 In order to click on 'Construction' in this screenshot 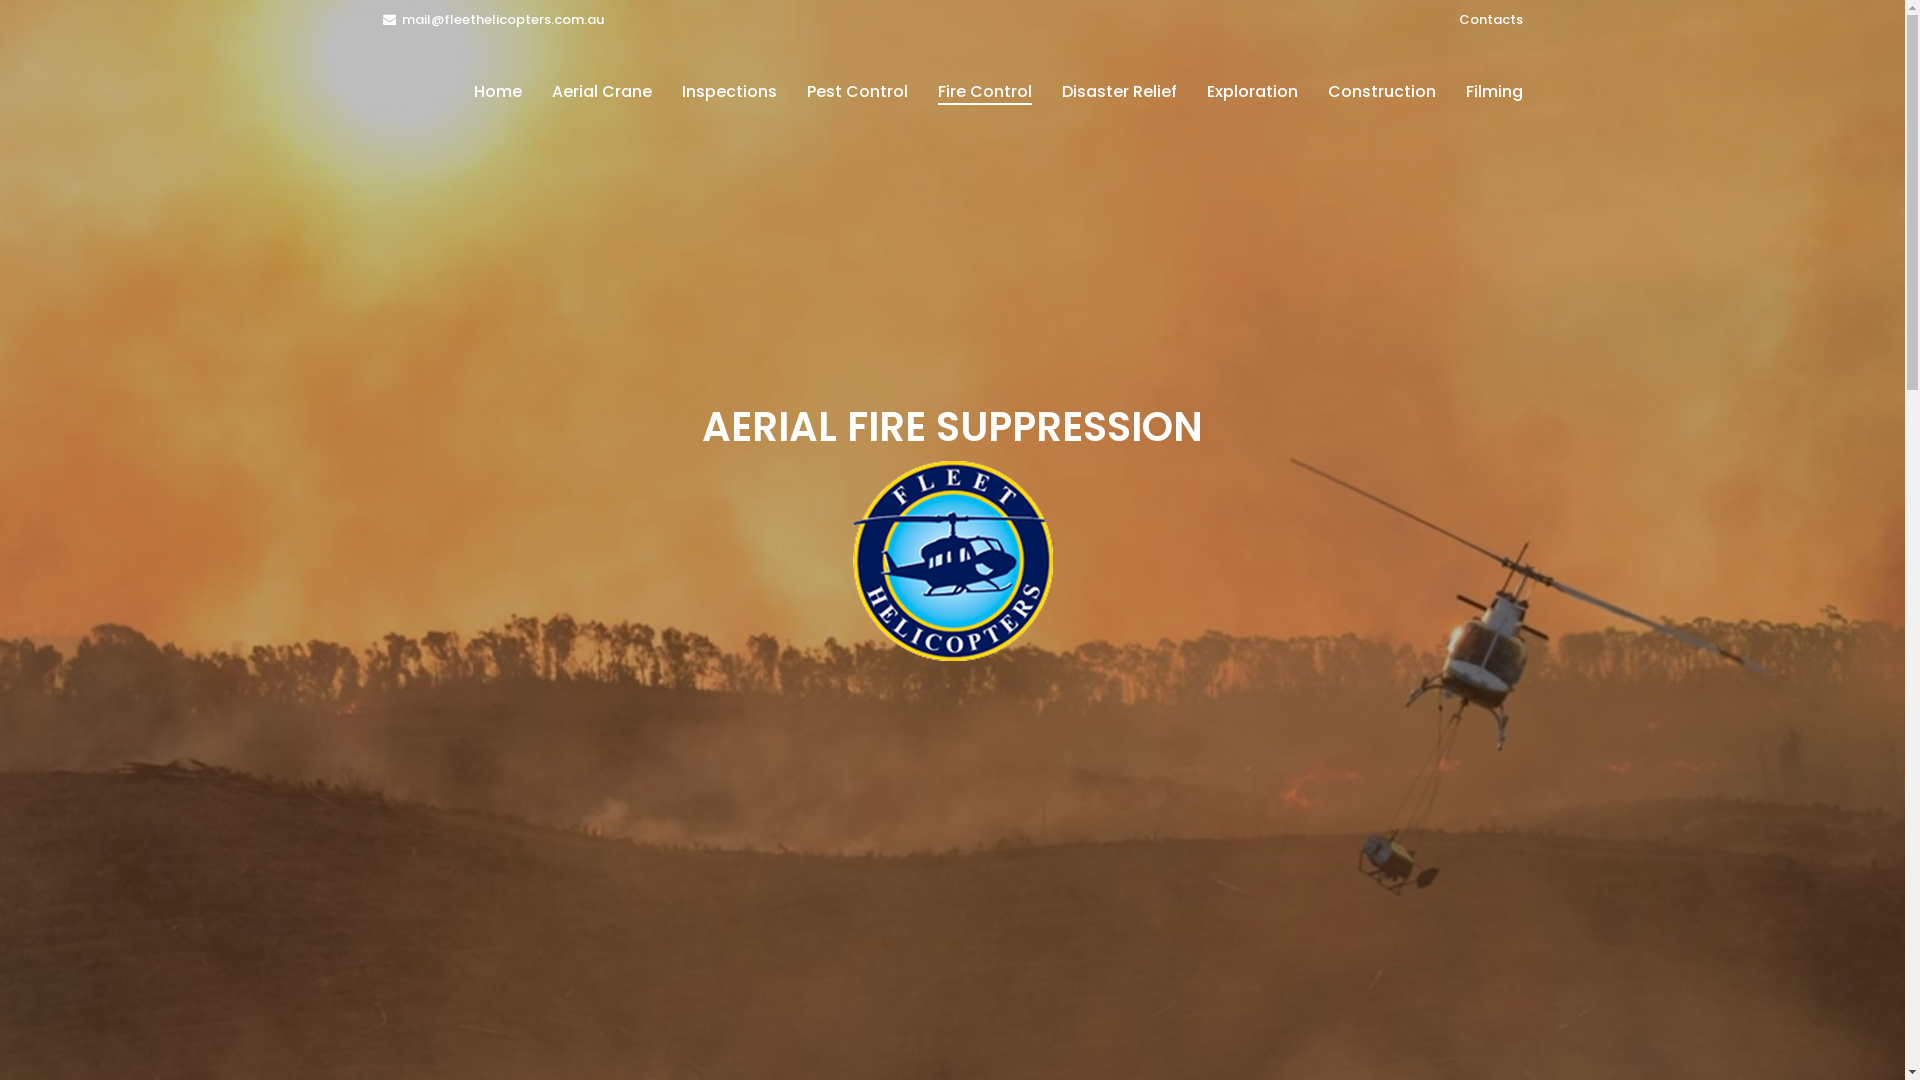, I will do `click(1380, 92)`.